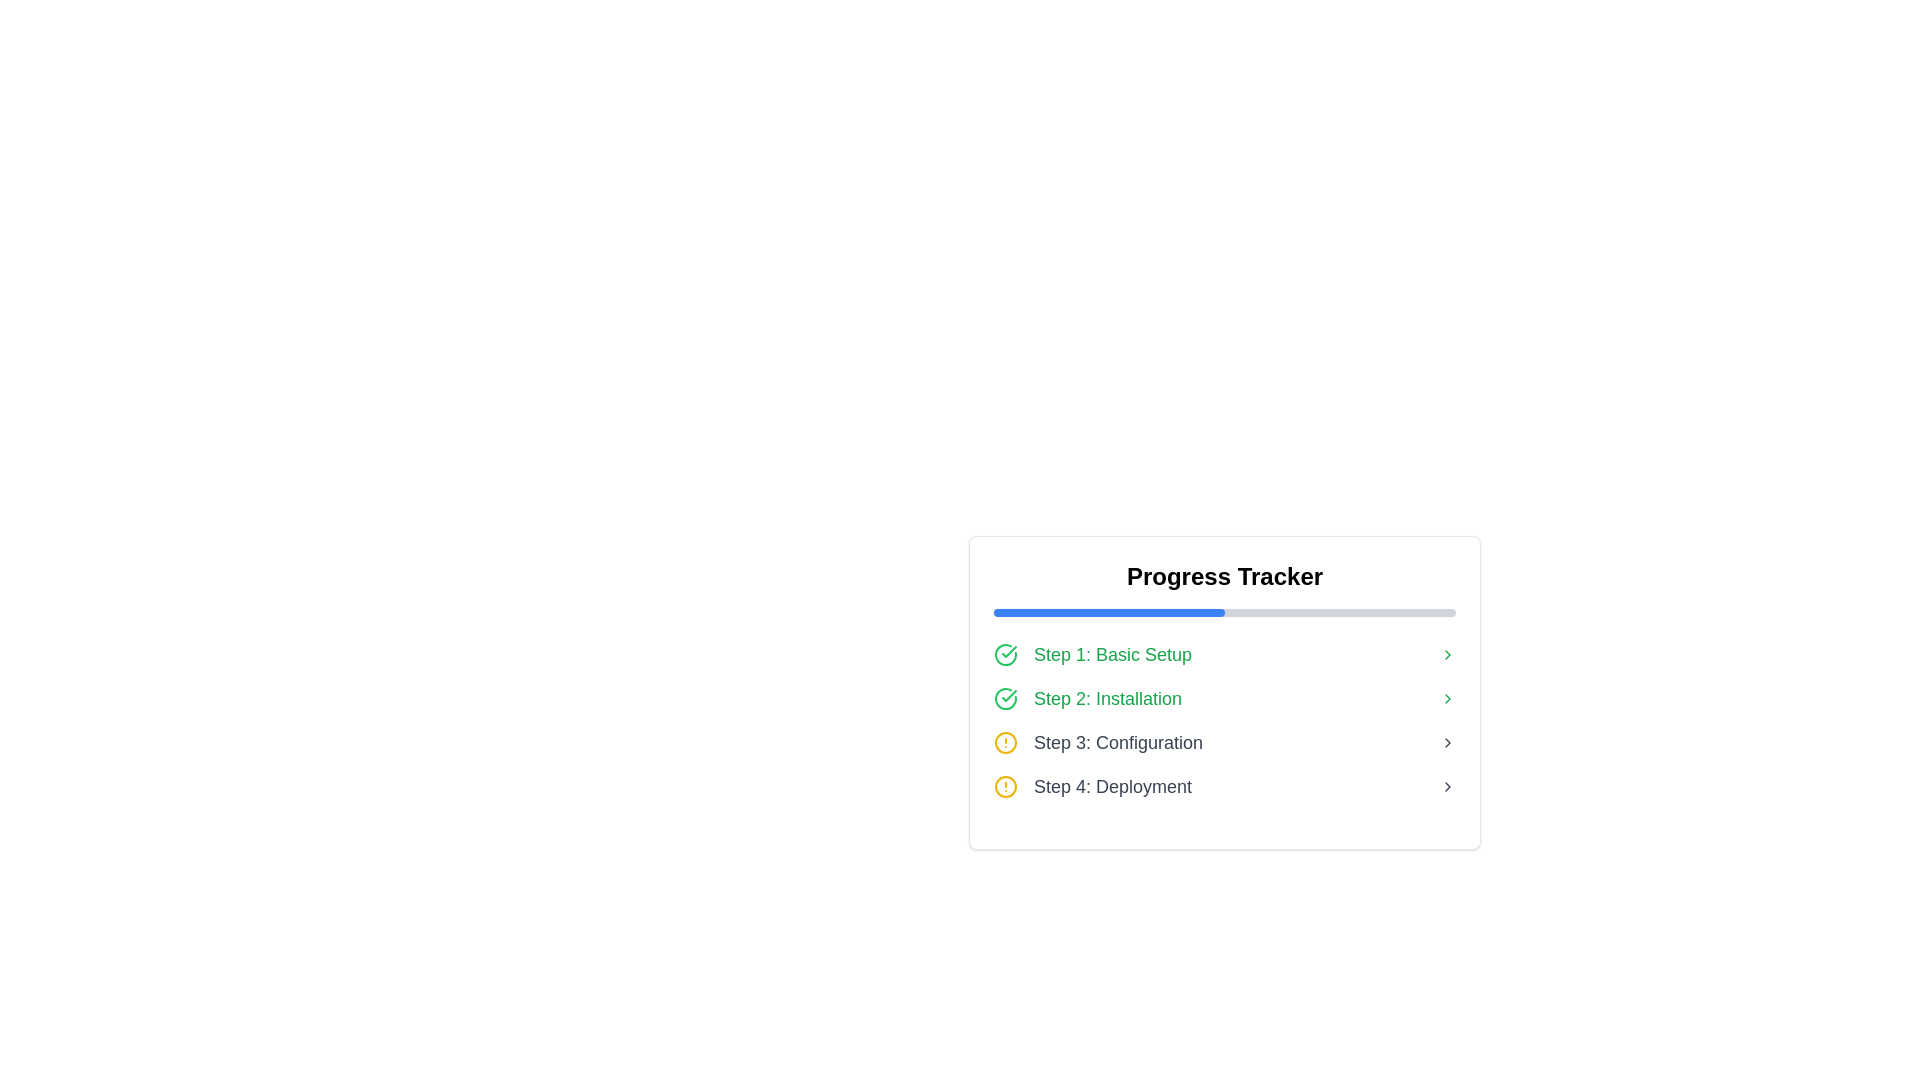 This screenshot has height=1080, width=1920. What do you see at coordinates (1223, 577) in the screenshot?
I see `text content of the Text Label that serves as the title for the section, indicating that the content below pertains to tracking progress` at bounding box center [1223, 577].